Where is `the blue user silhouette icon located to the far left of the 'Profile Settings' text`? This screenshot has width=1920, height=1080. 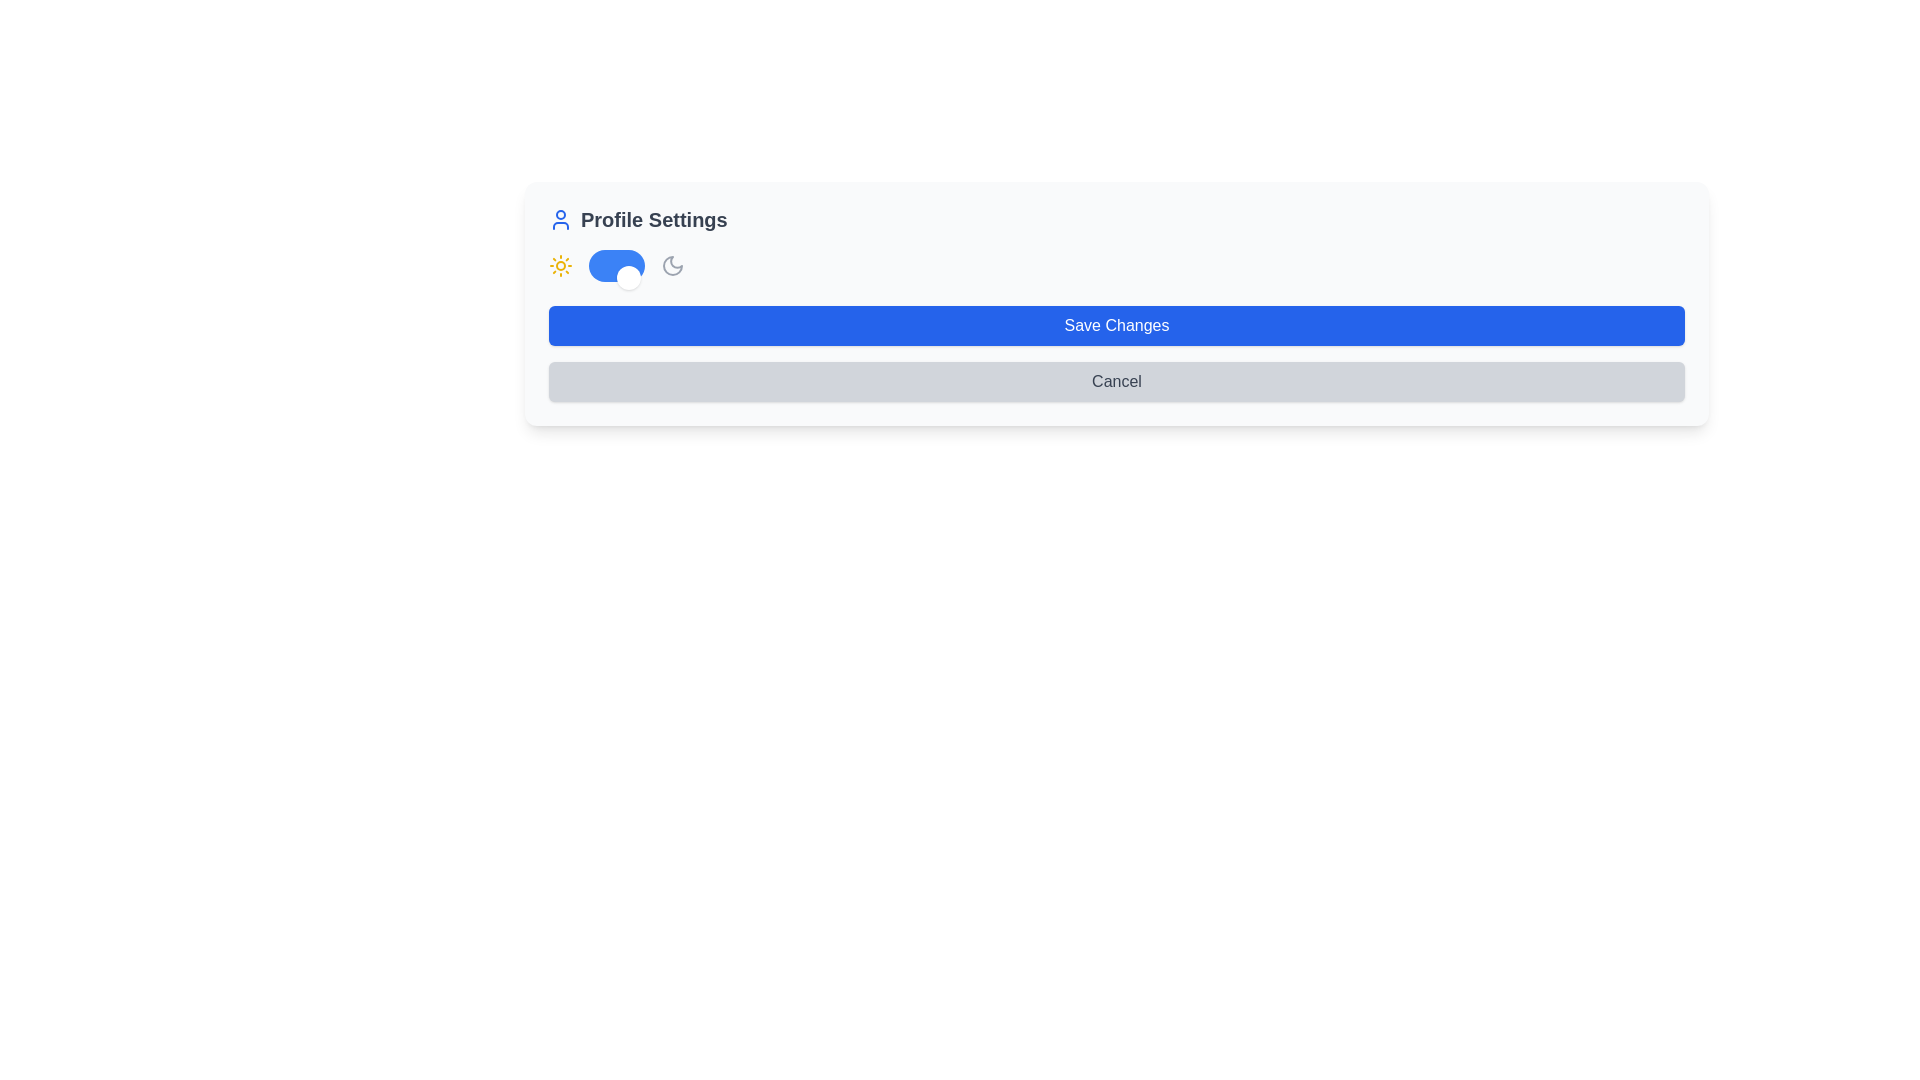 the blue user silhouette icon located to the far left of the 'Profile Settings' text is located at coordinates (560, 219).